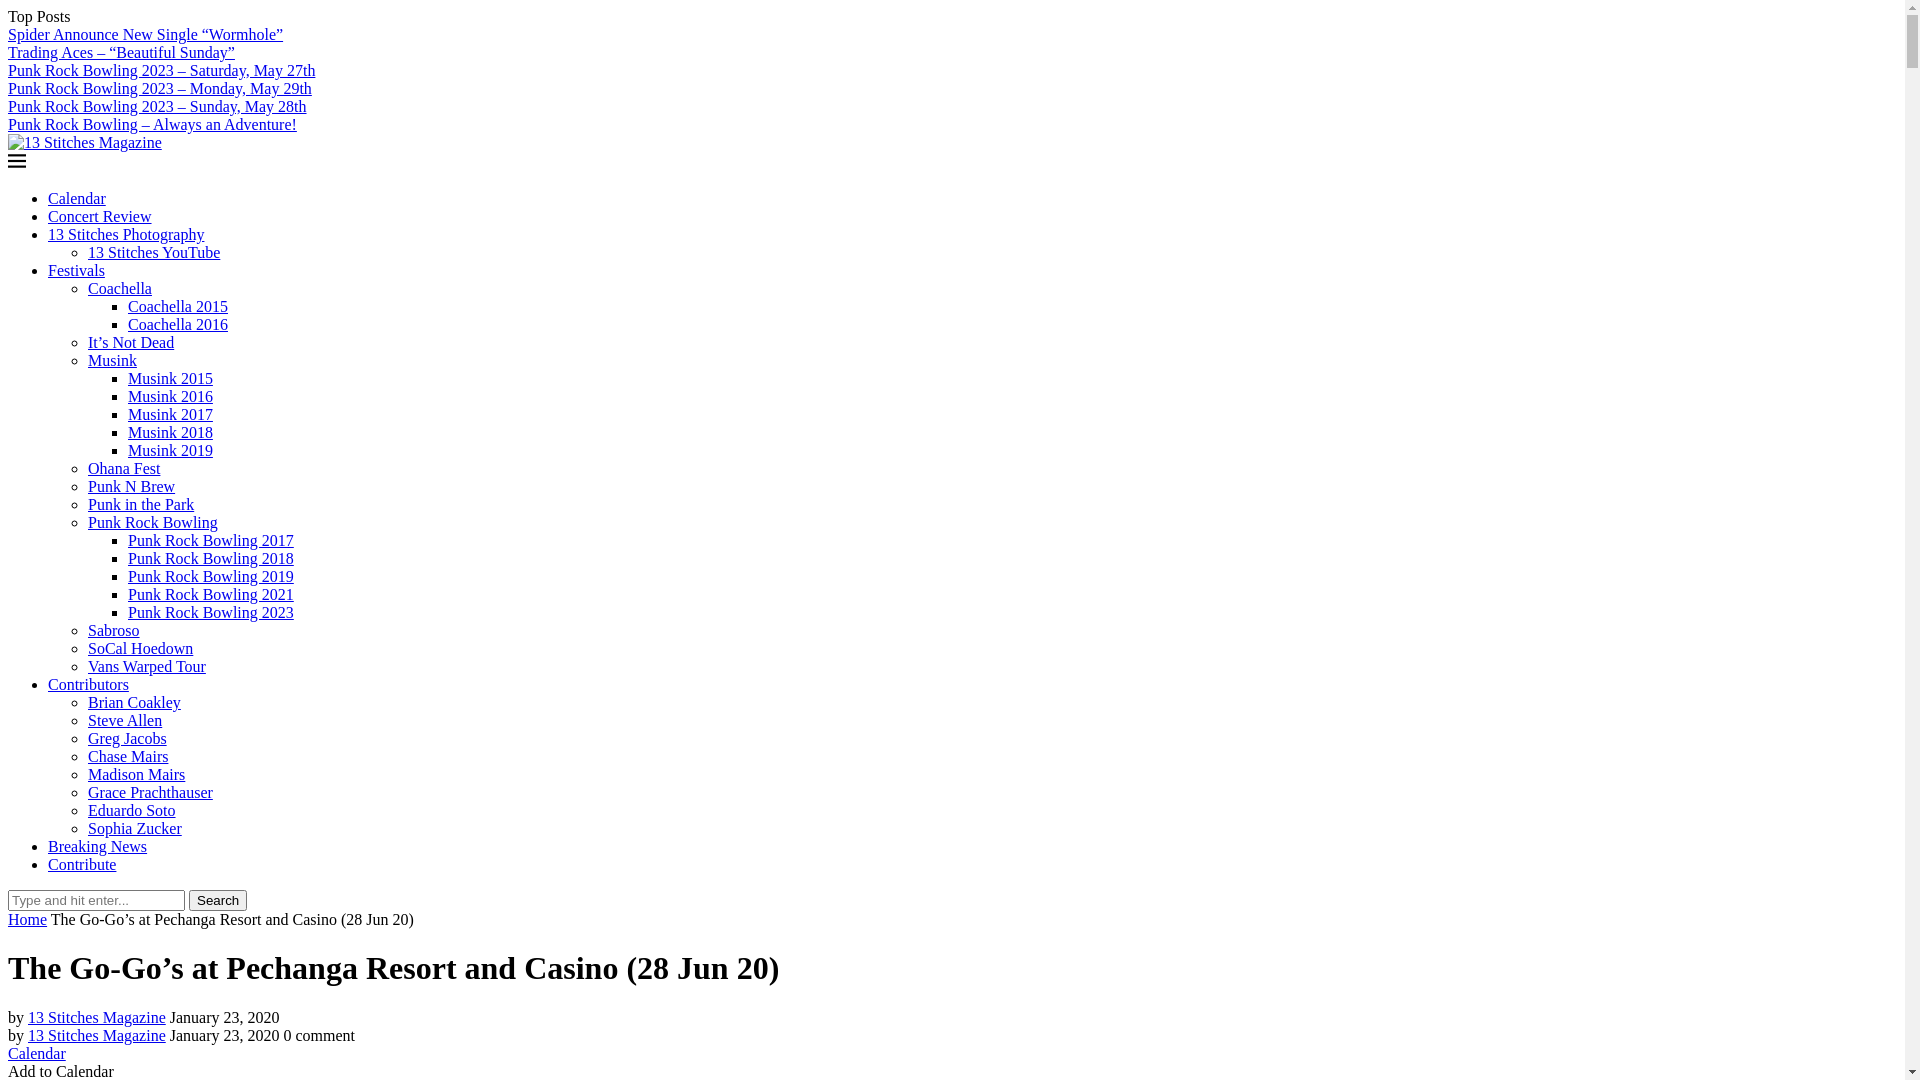  What do you see at coordinates (170, 396) in the screenshot?
I see `'Musink 2016'` at bounding box center [170, 396].